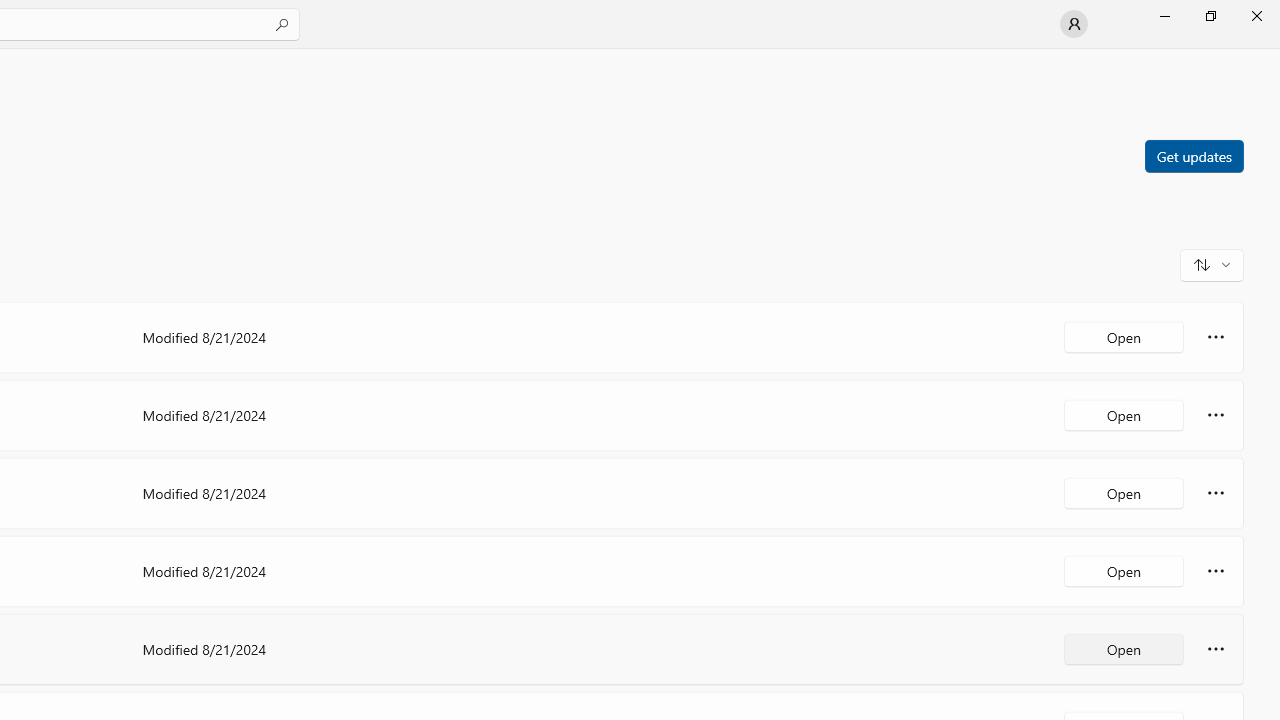  Describe the element at coordinates (1215, 649) in the screenshot. I see `'More options'` at that location.